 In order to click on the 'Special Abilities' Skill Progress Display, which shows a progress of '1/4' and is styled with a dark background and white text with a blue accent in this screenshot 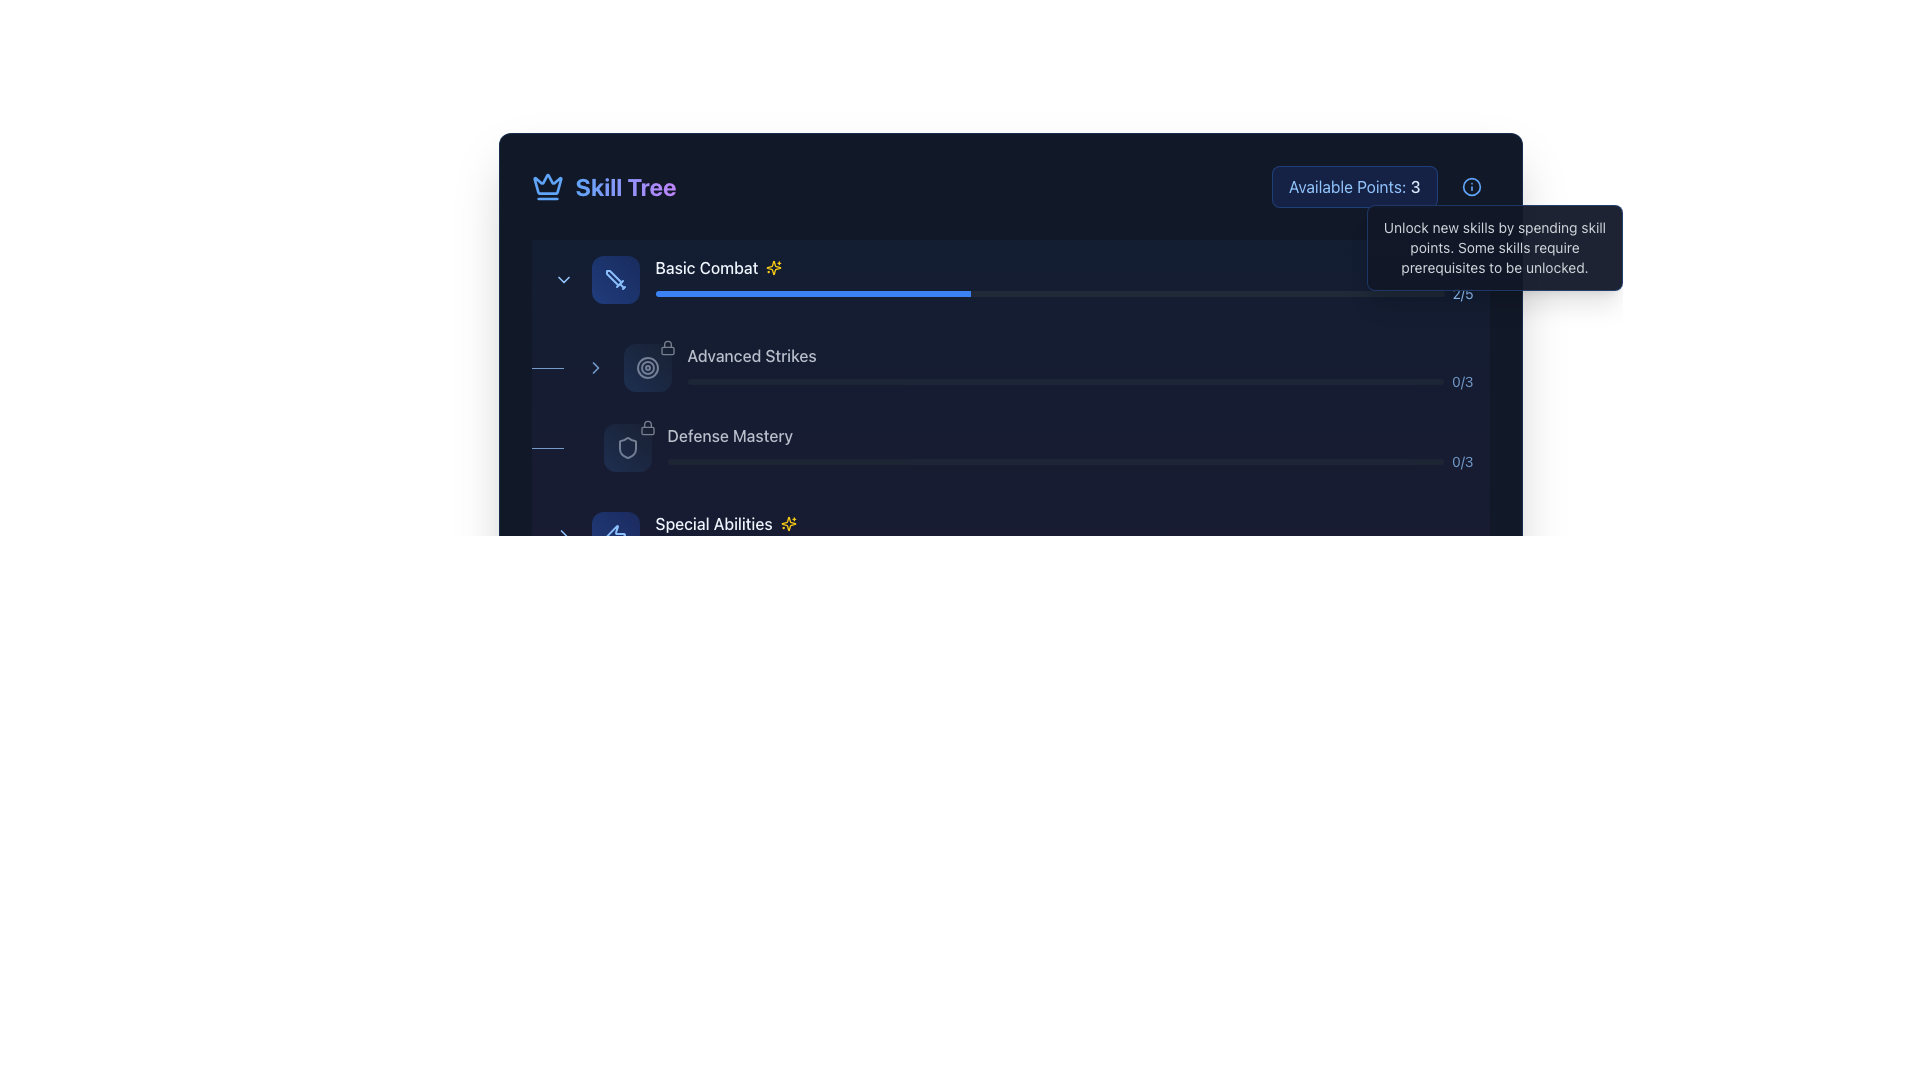, I will do `click(1010, 535)`.